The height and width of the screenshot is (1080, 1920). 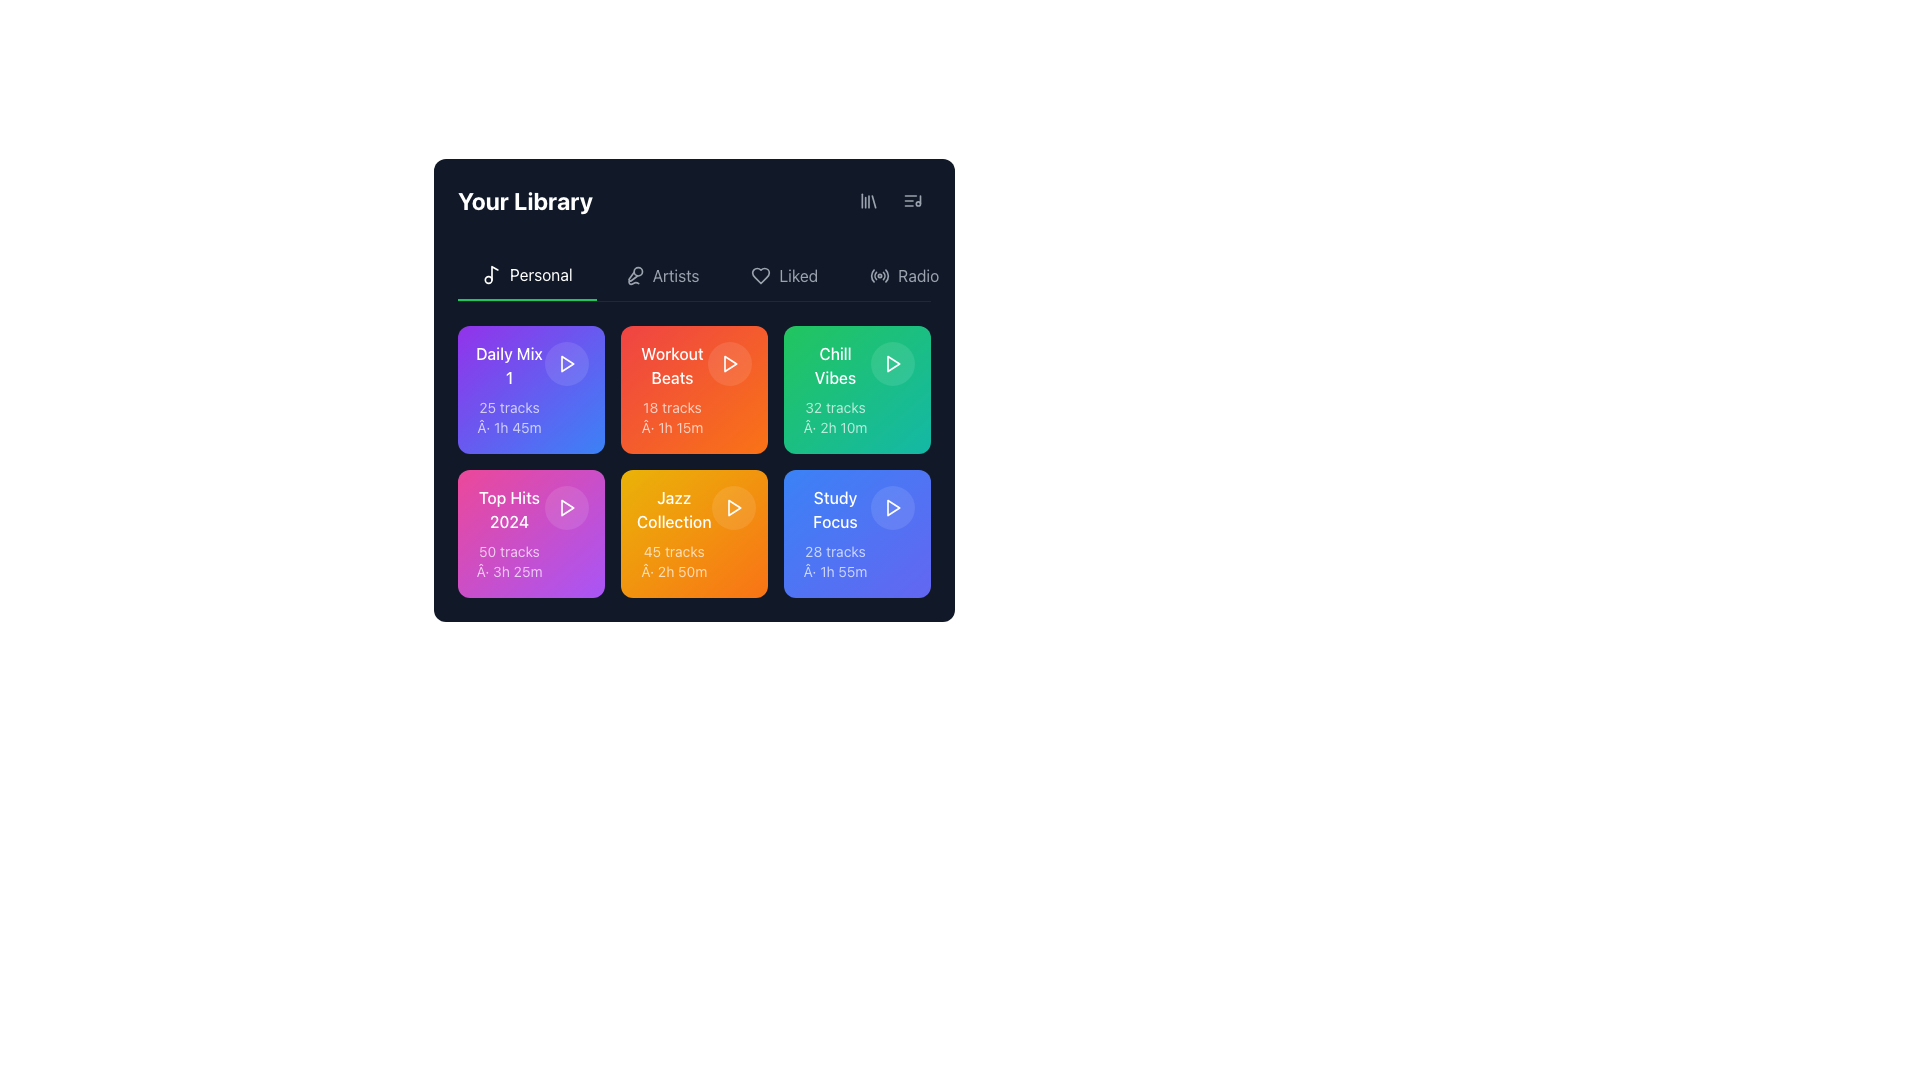 What do you see at coordinates (531, 389) in the screenshot?
I see `the 'Daily Mix 1' interactive card located in the top-left corner of the grid layout` at bounding box center [531, 389].